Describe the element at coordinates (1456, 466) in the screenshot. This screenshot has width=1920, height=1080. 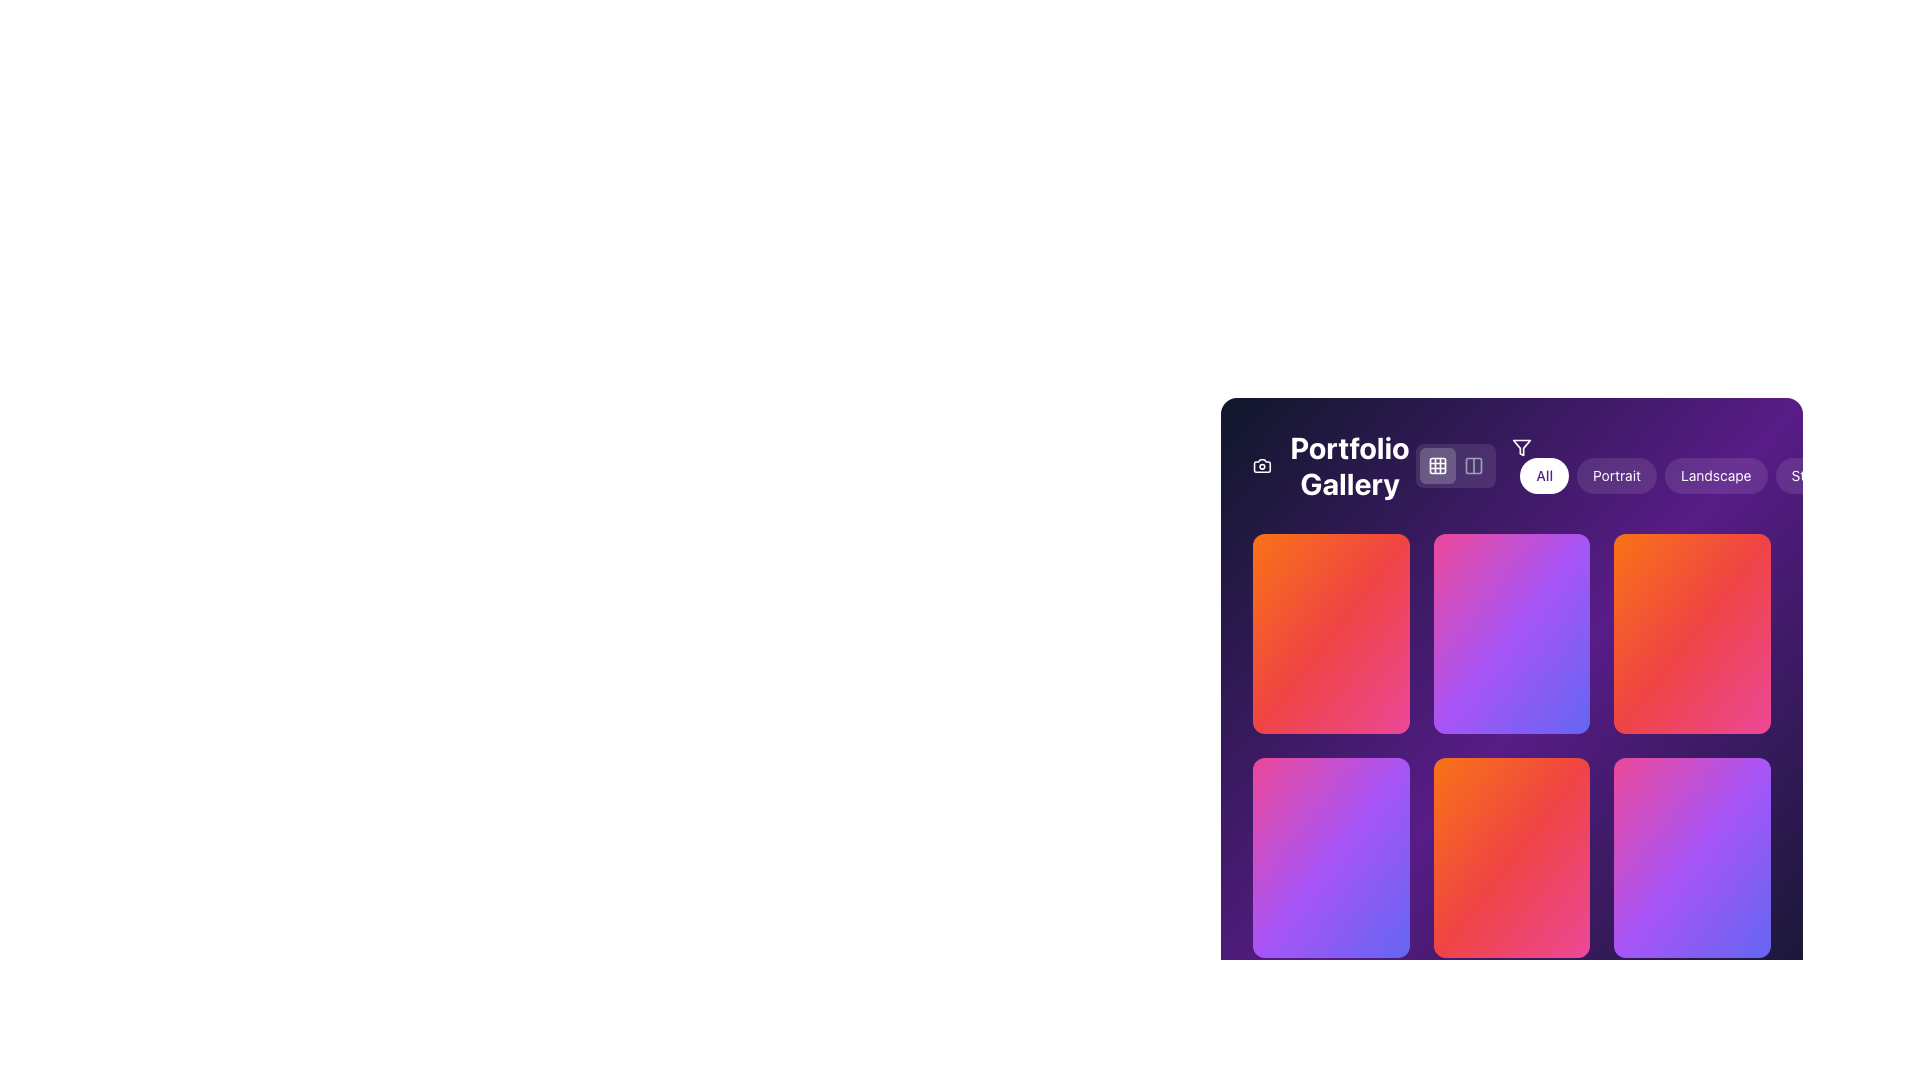
I see `the rectangular interactive button with a grid-like icon, styled with a purple background and located near the top-center of the interface, for potential tooltip display` at that location.